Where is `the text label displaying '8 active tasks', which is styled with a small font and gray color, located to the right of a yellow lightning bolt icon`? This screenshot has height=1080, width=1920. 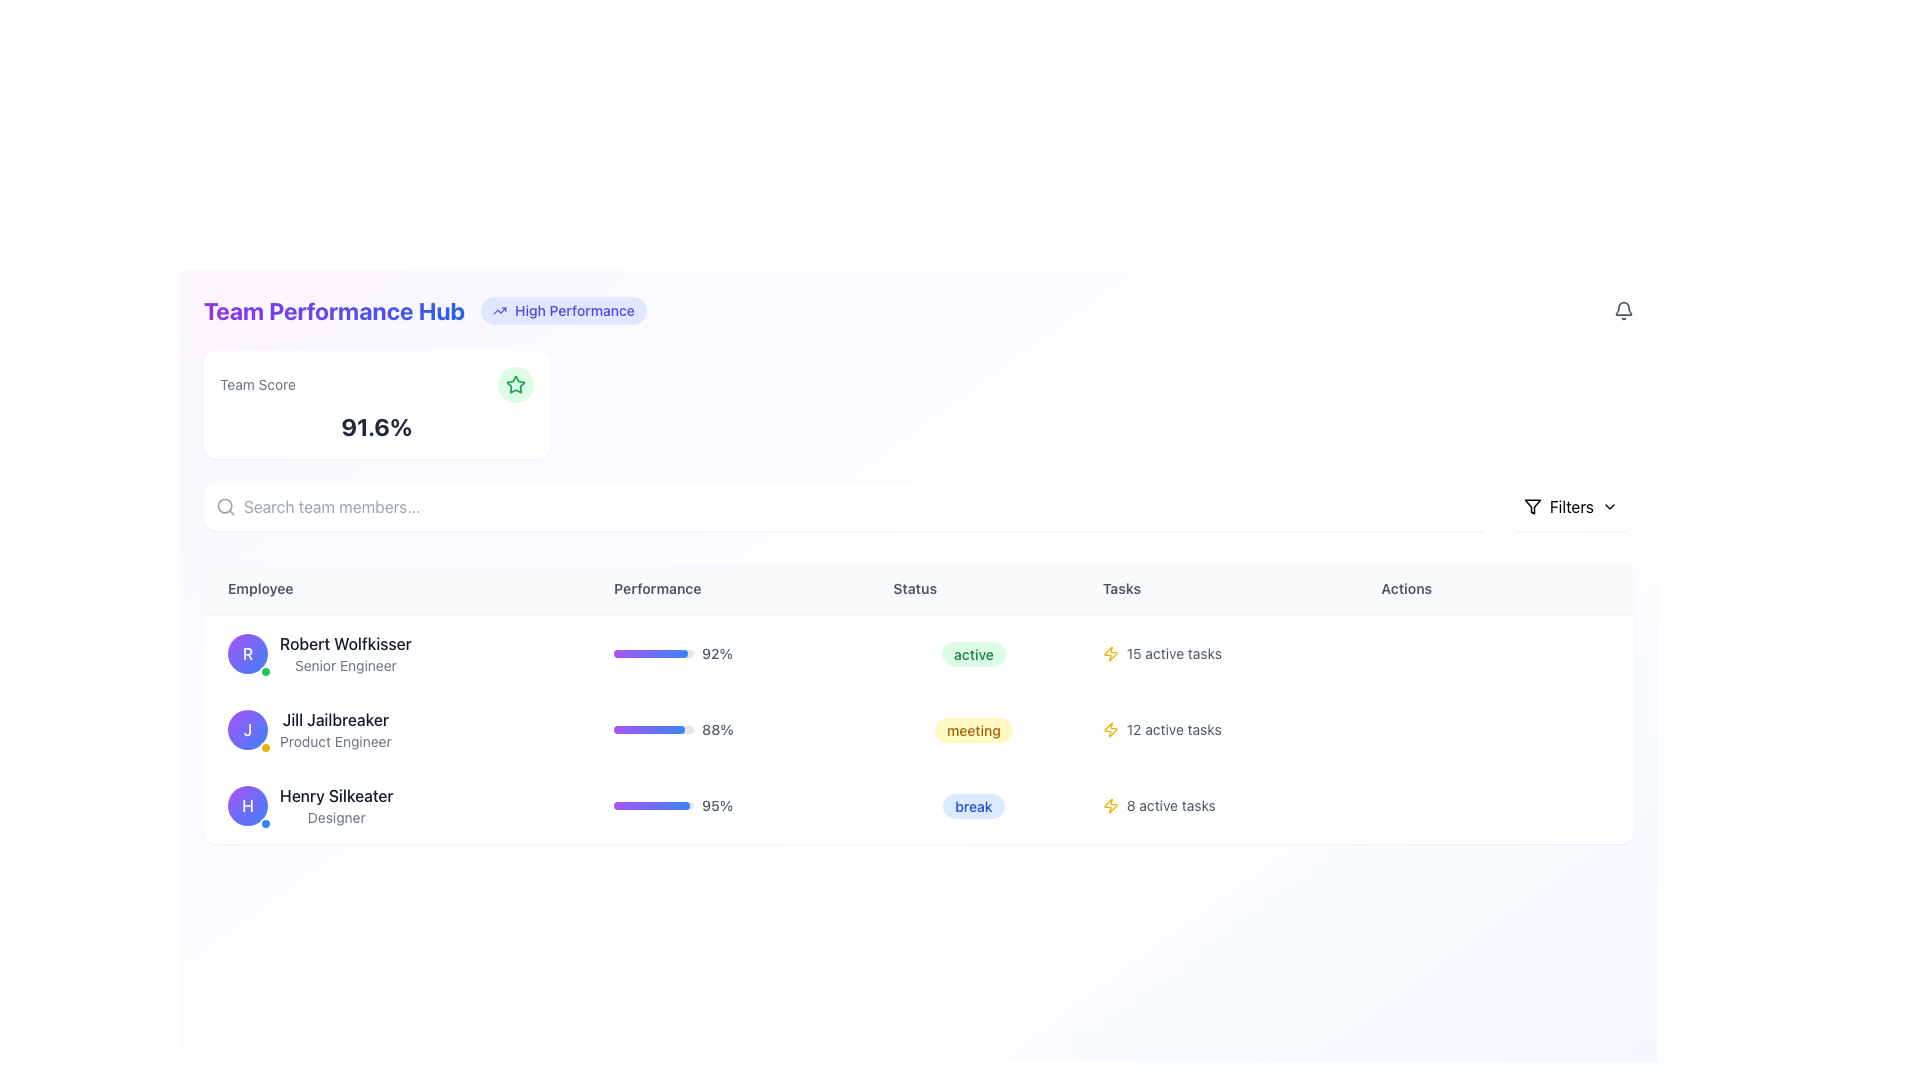 the text label displaying '8 active tasks', which is styled with a small font and gray color, located to the right of a yellow lightning bolt icon is located at coordinates (1171, 805).